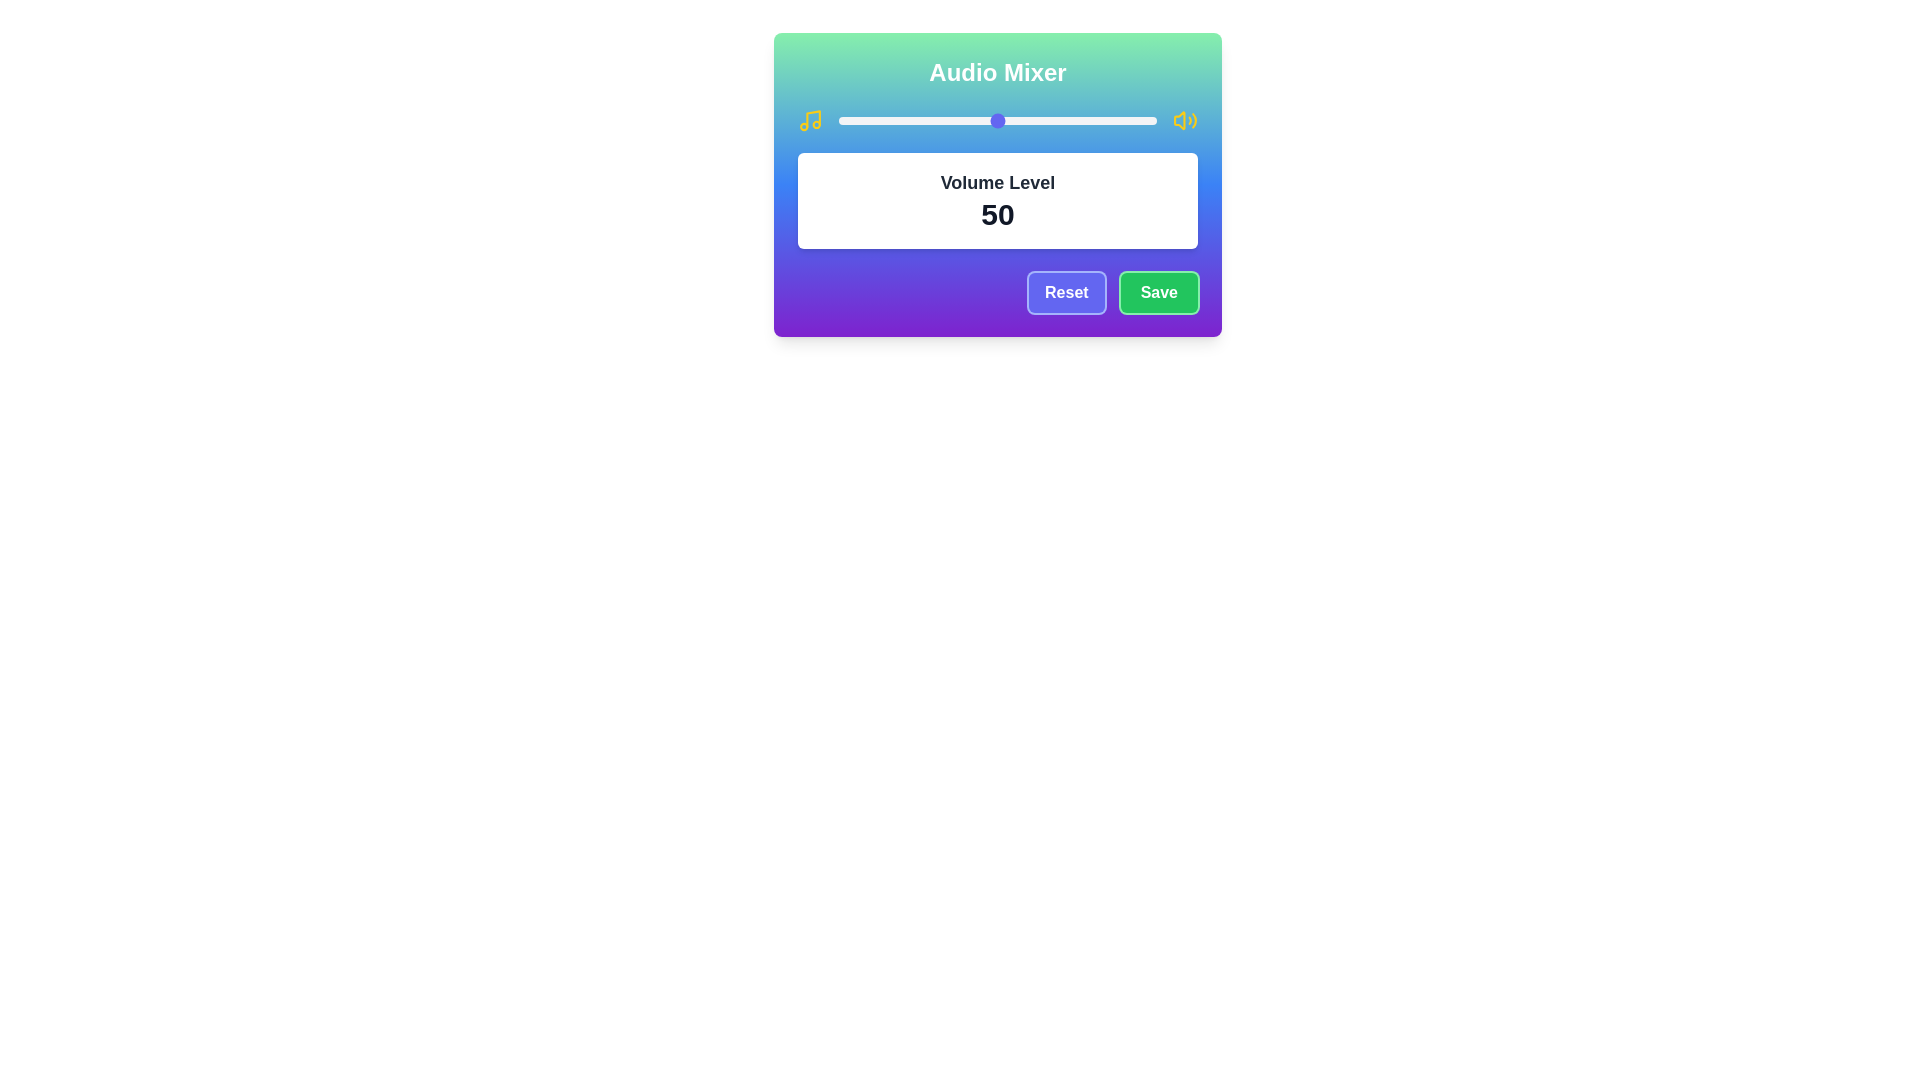 The image size is (1920, 1080). Describe the element at coordinates (1104, 120) in the screenshot. I see `the slider` at that location.